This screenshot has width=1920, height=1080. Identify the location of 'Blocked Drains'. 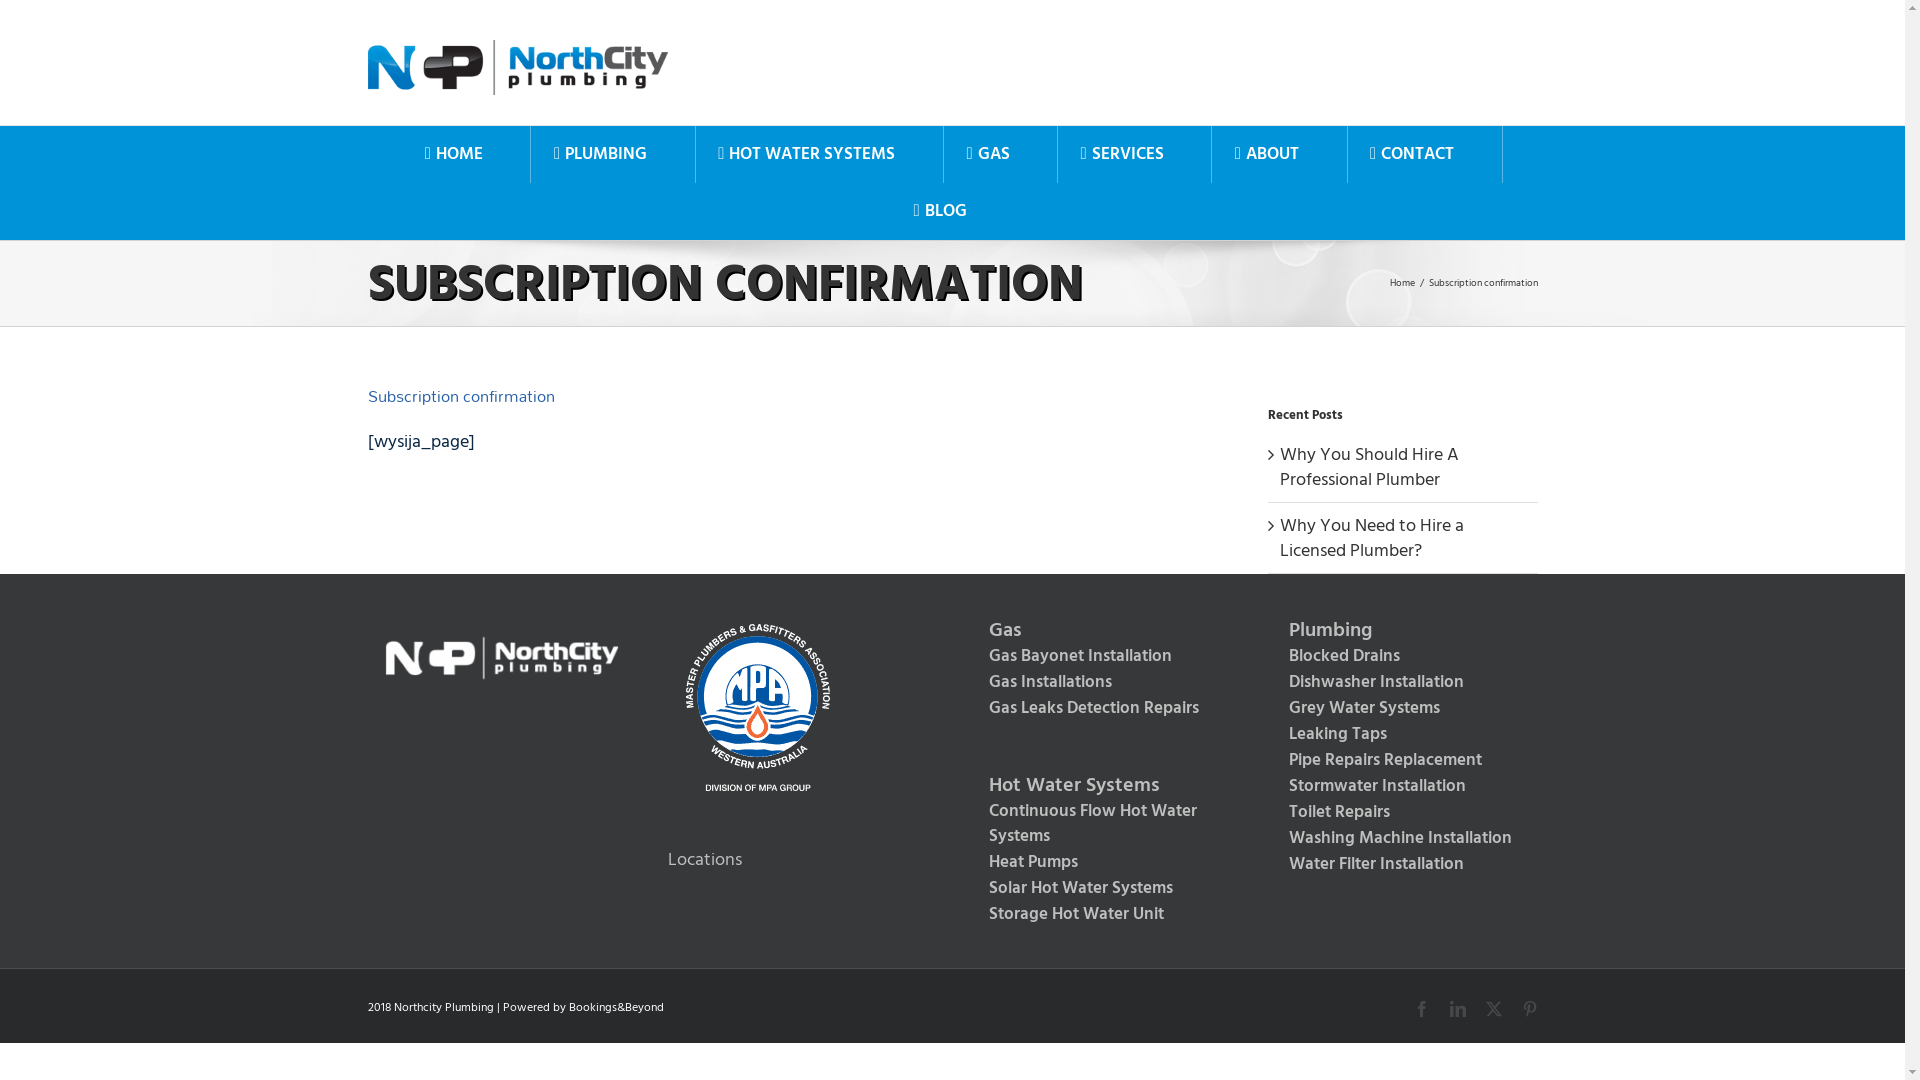
(1401, 656).